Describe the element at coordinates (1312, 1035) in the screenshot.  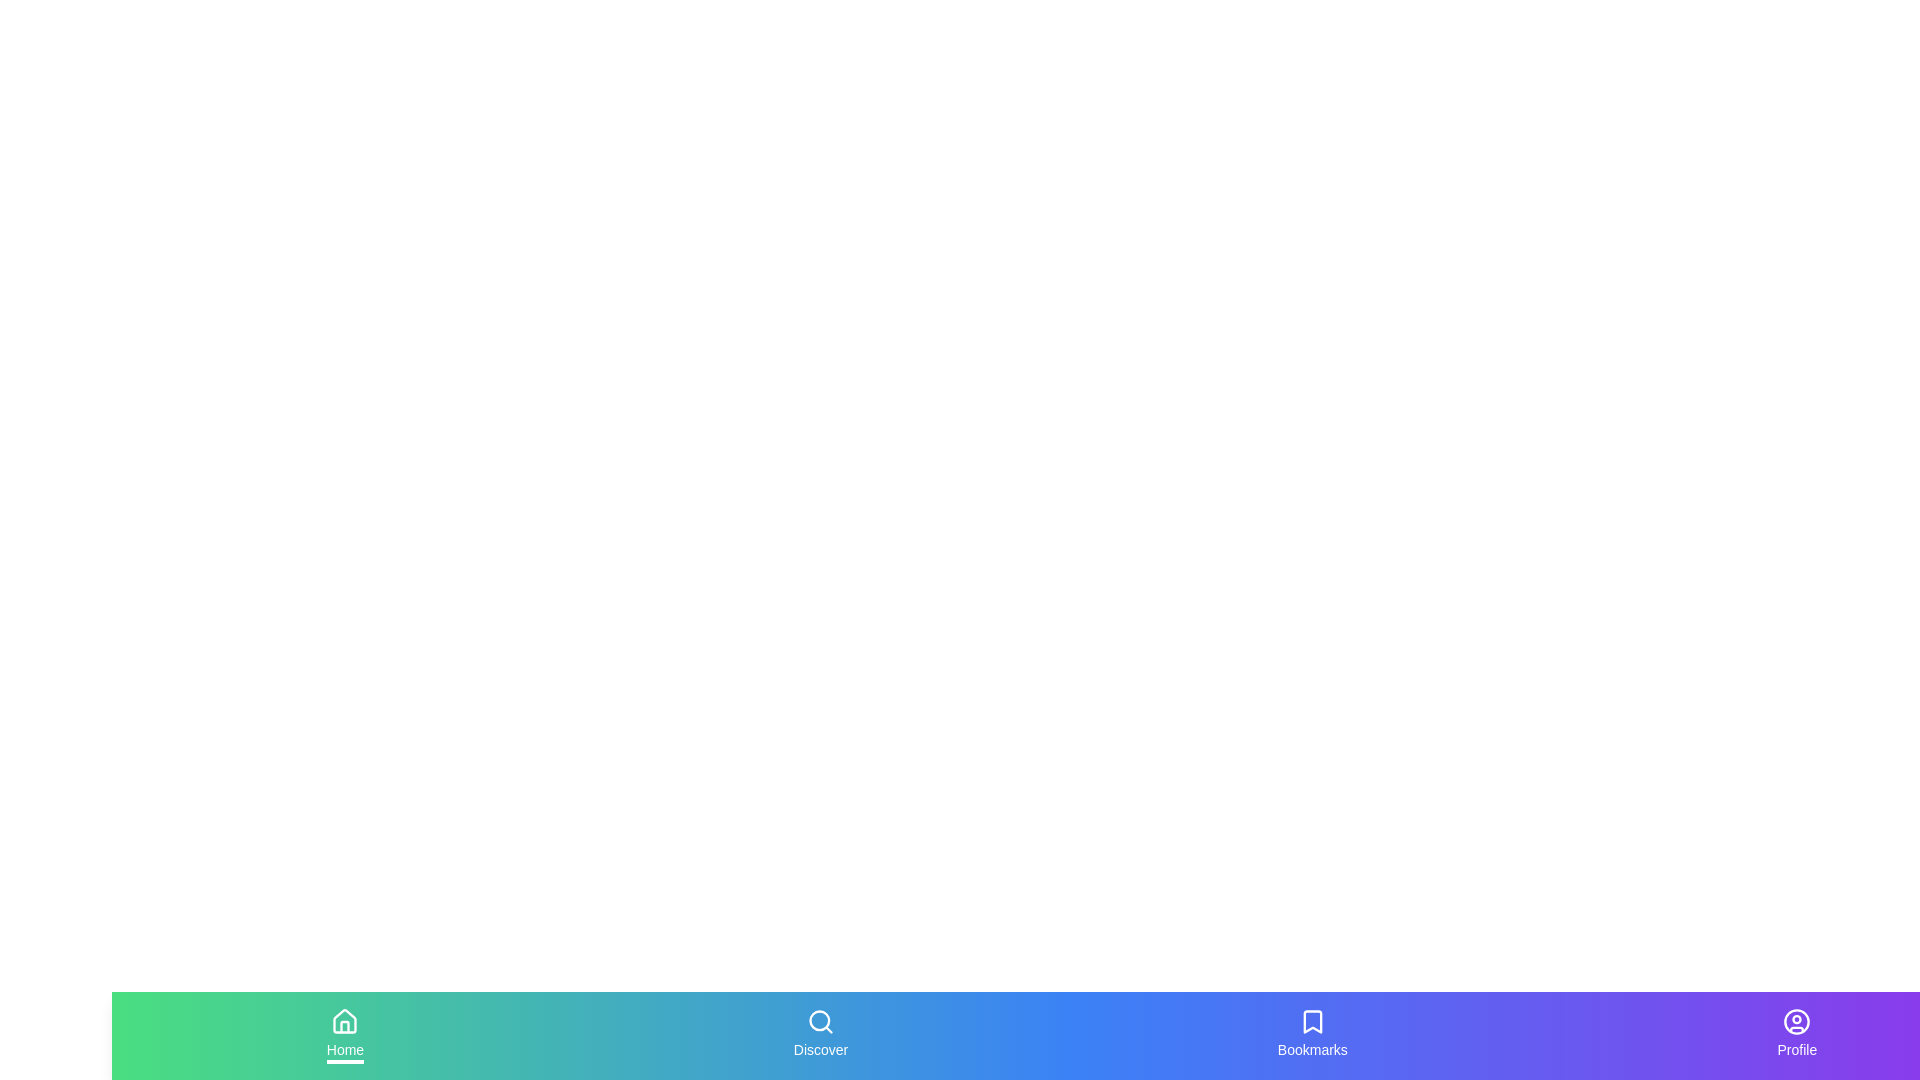
I see `the tab Bookmarks in the bottom navigation bar` at that location.